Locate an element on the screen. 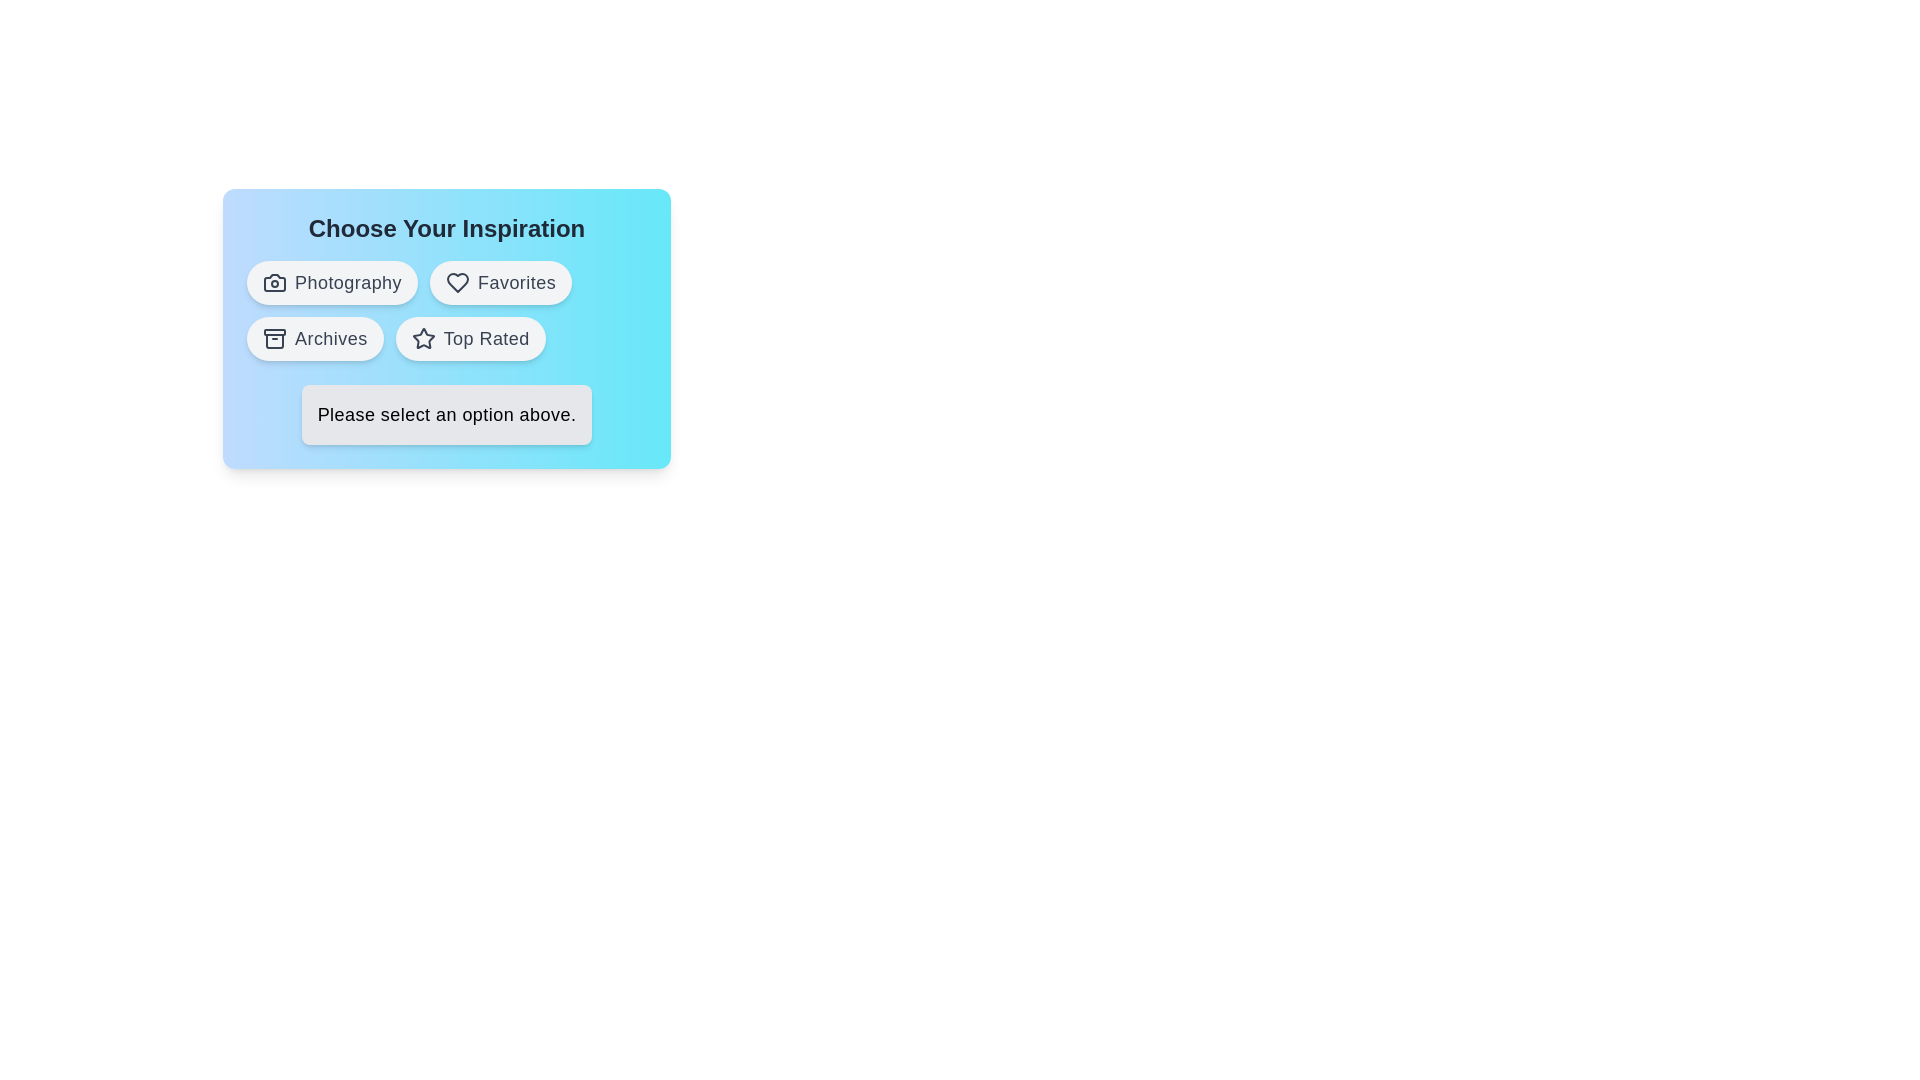  the topmost rectangular shape of the SVG icon resembling an archive box, which serves as the lid of the box is located at coordinates (273, 331).